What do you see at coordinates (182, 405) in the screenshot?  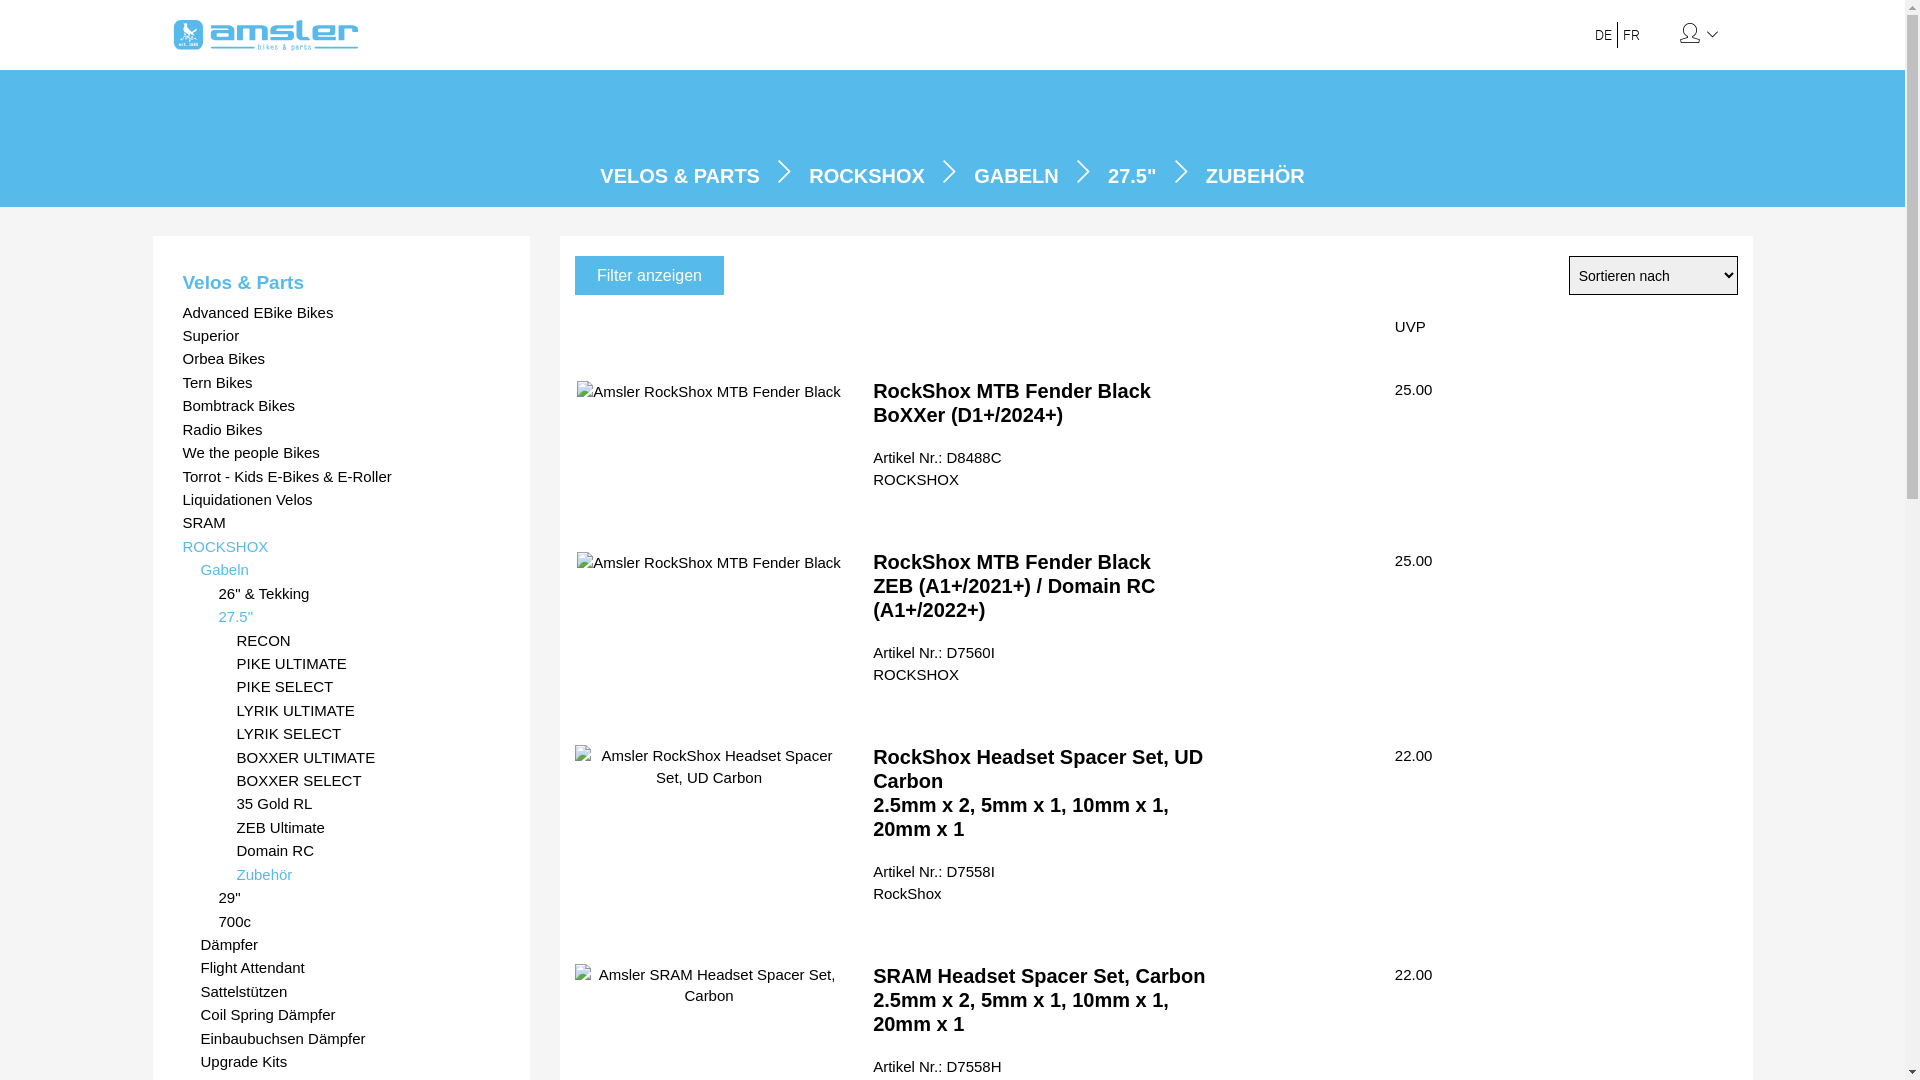 I see `'Bombtrack Bikes'` at bounding box center [182, 405].